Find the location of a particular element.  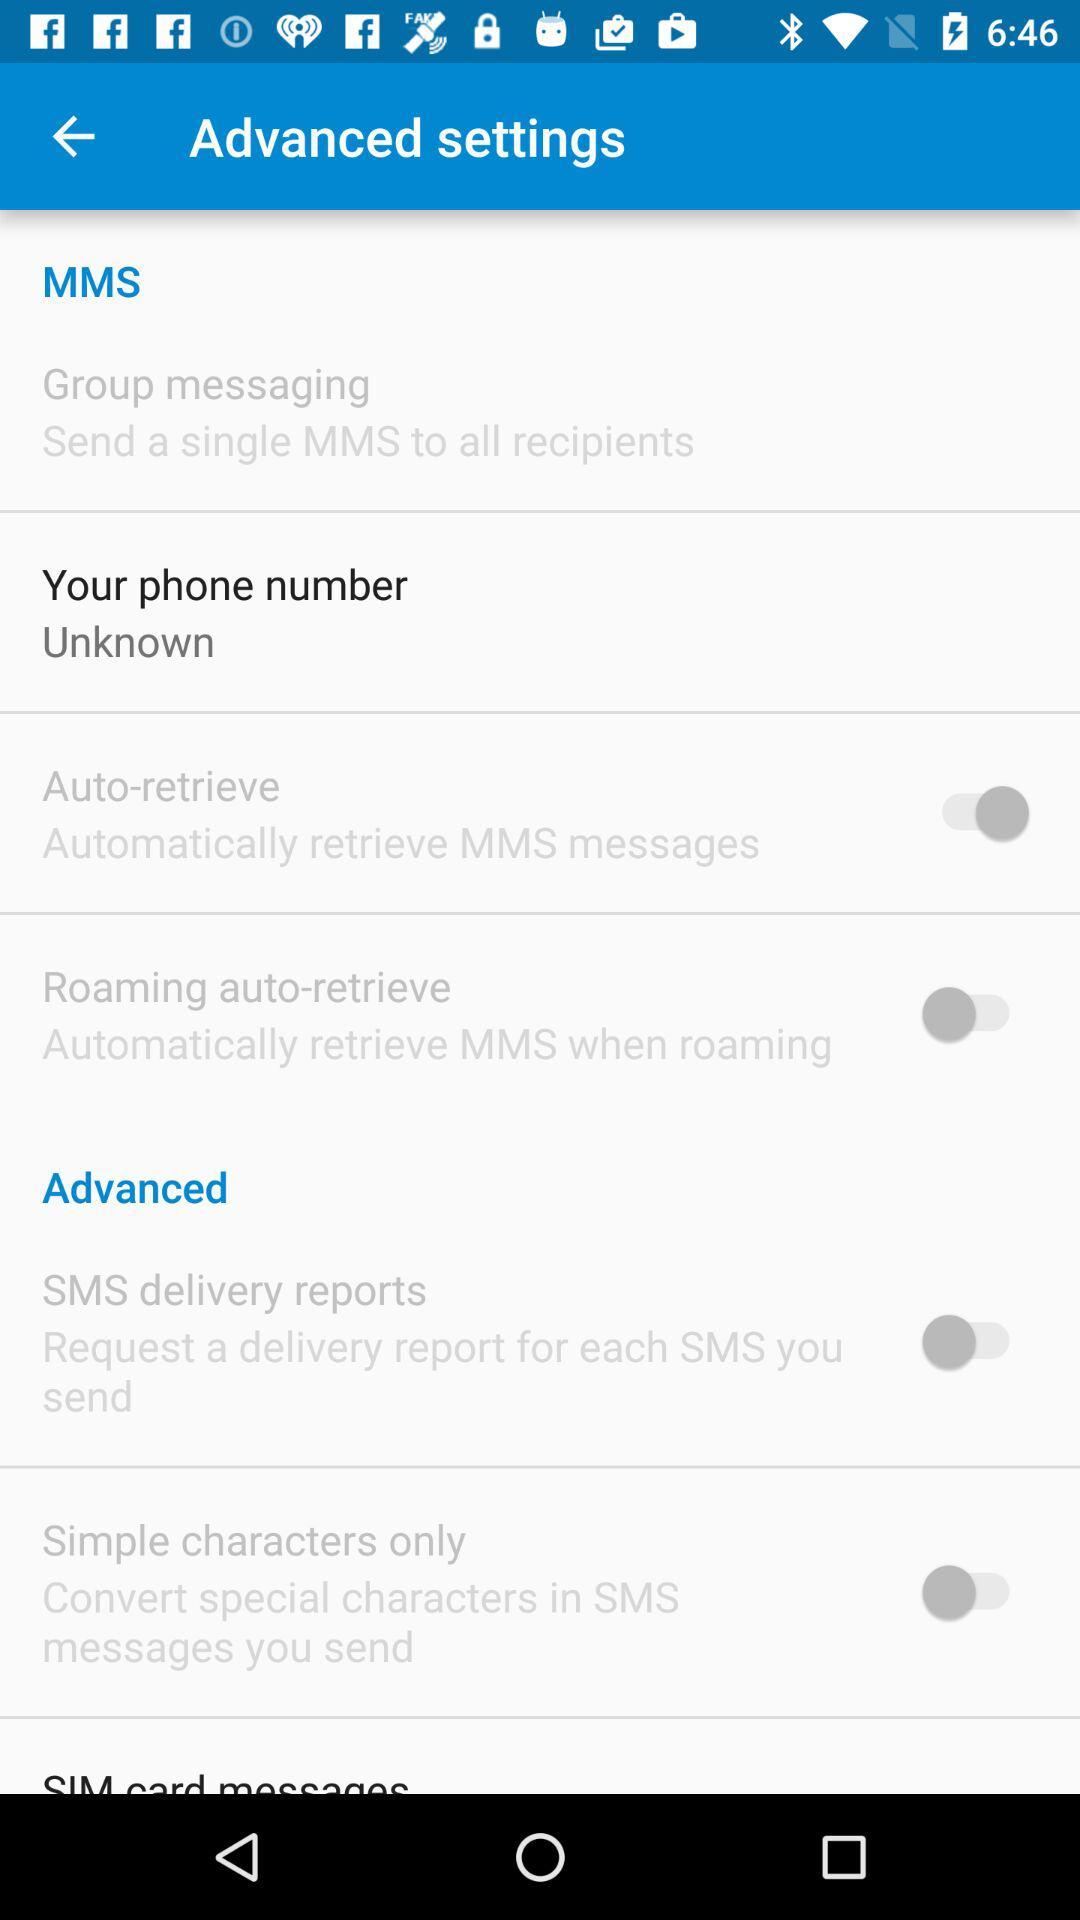

icon below the sms delivery reports icon is located at coordinates (456, 1369).